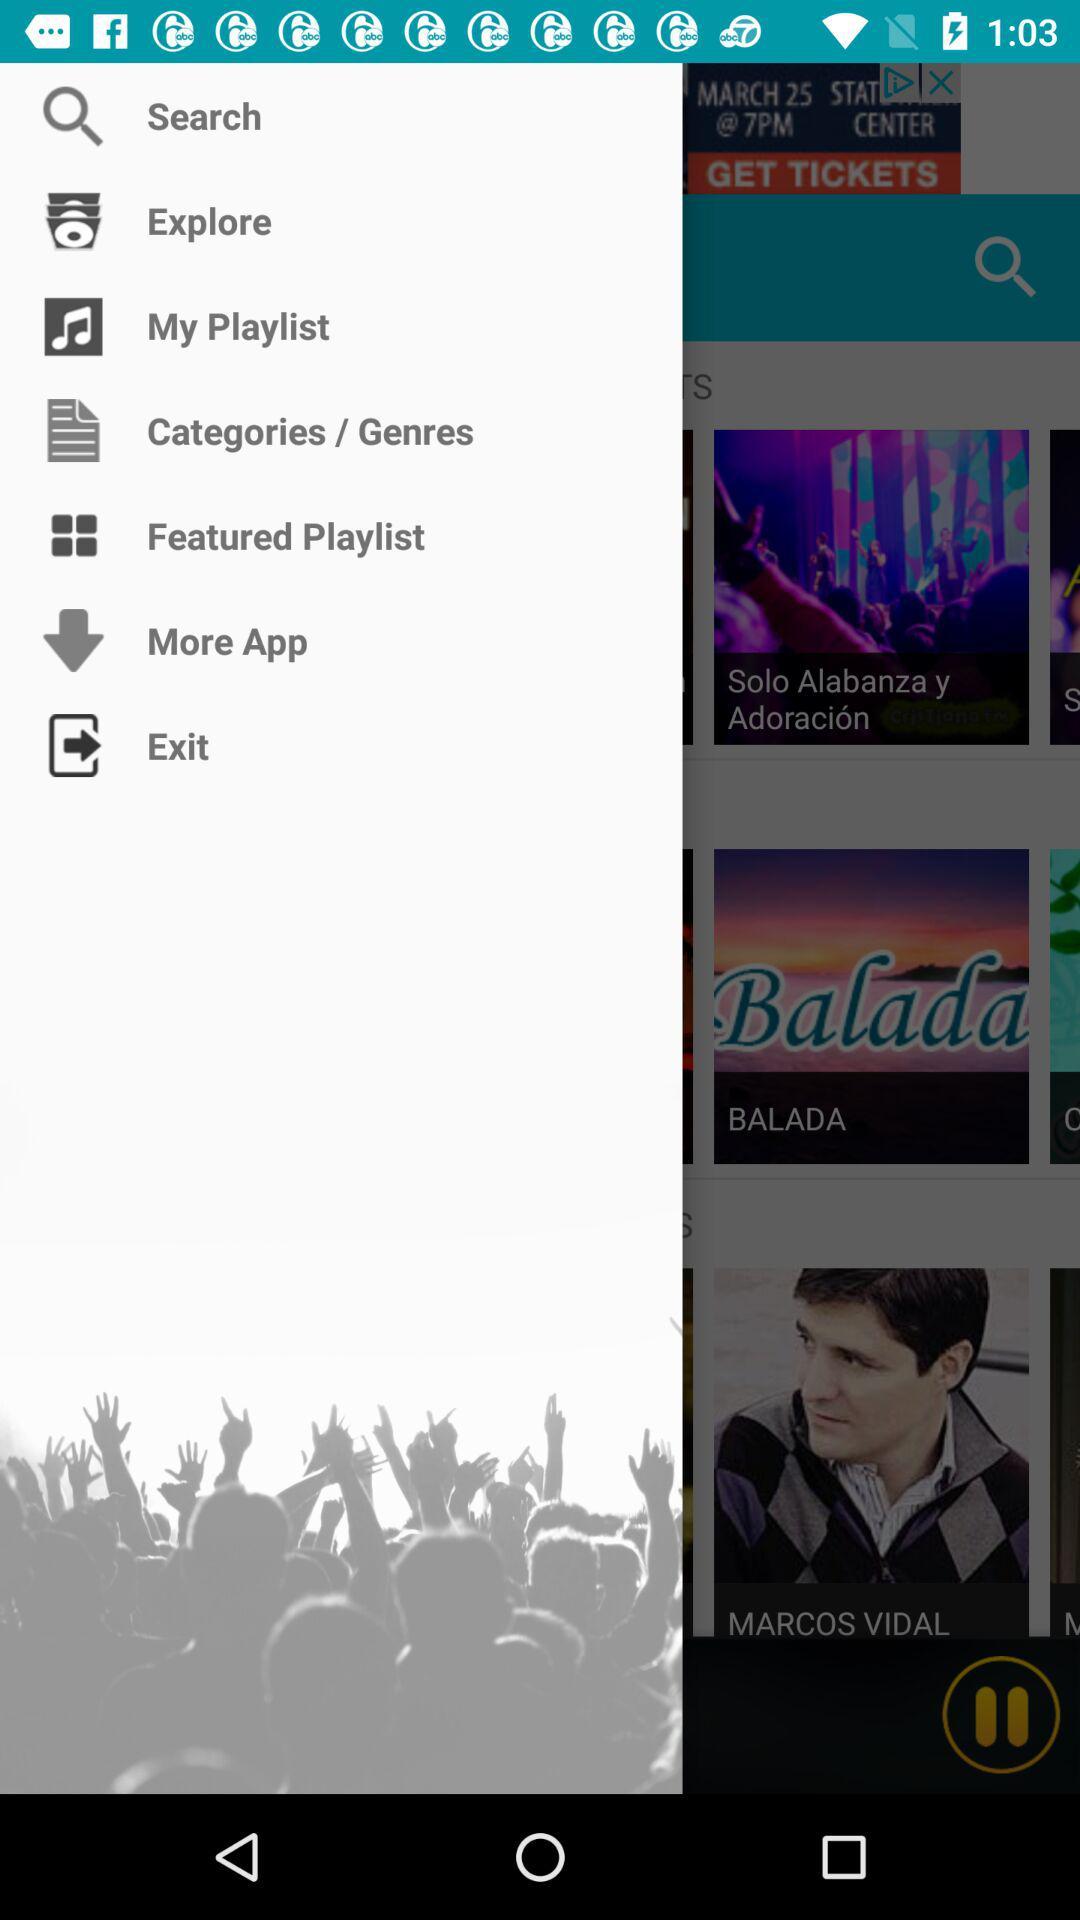 Image resolution: width=1080 pixels, height=1920 pixels. I want to click on the pause icon, so click(1001, 1714).